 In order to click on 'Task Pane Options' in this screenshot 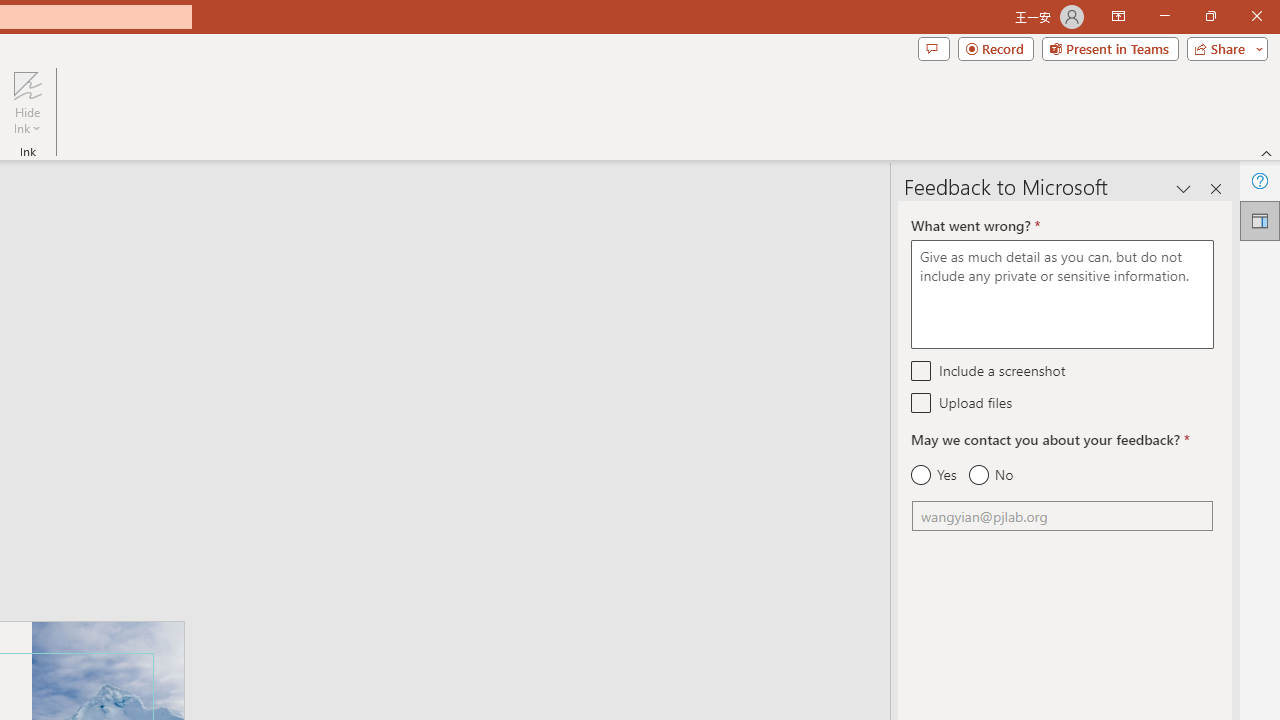, I will do `click(1184, 189)`.